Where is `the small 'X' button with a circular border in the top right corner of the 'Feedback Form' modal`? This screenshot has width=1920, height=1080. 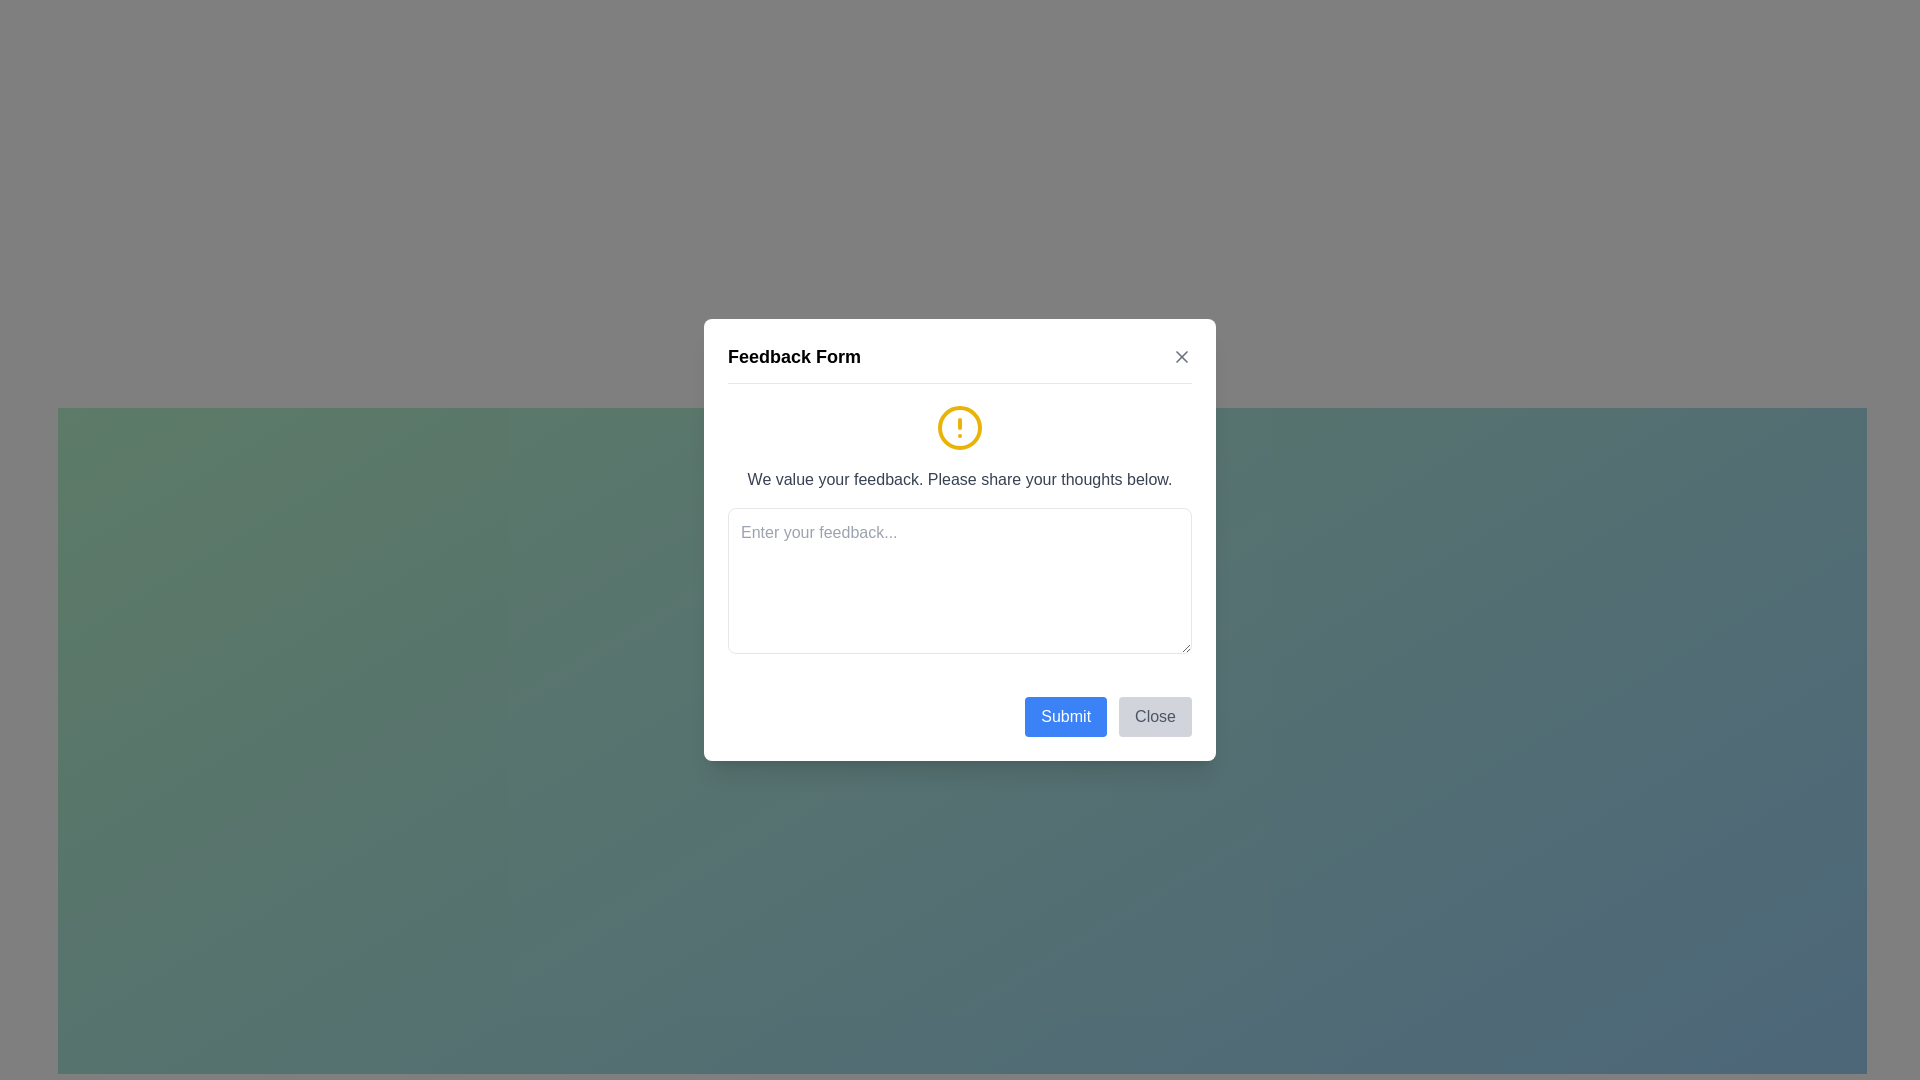 the small 'X' button with a circular border in the top right corner of the 'Feedback Form' modal is located at coordinates (1181, 356).